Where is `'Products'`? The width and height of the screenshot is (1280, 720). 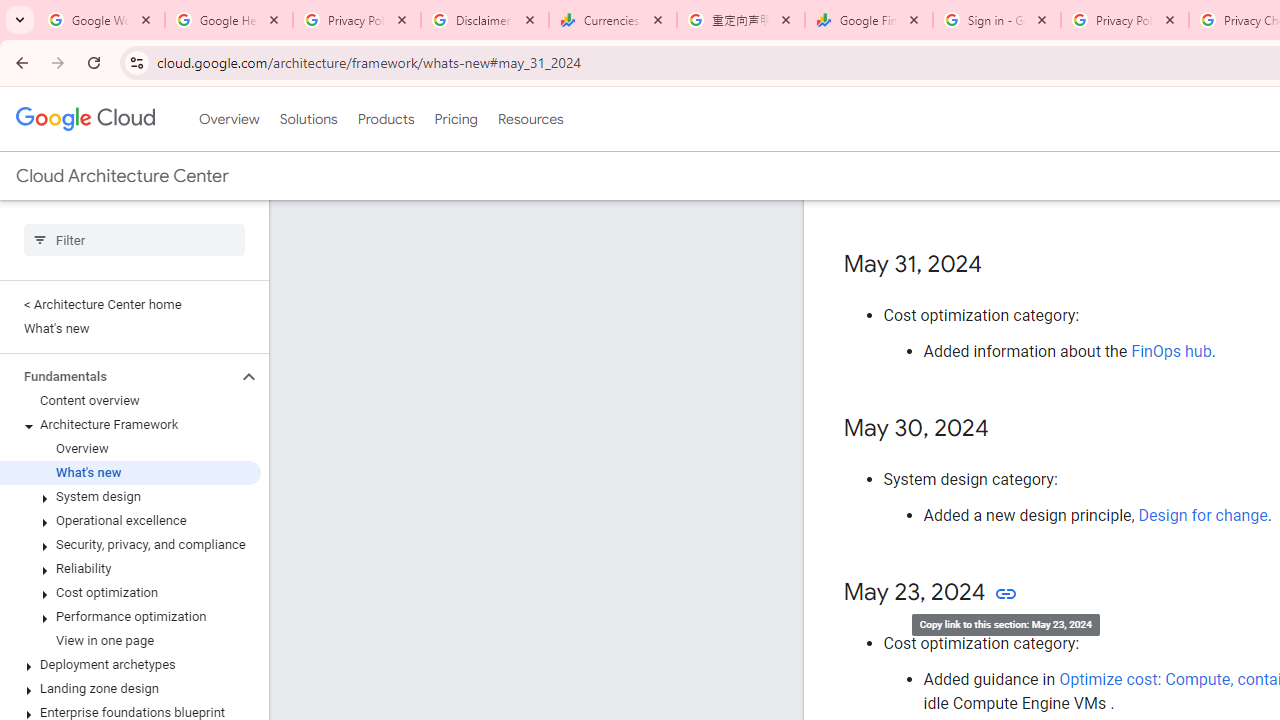
'Products' is located at coordinates (385, 119).